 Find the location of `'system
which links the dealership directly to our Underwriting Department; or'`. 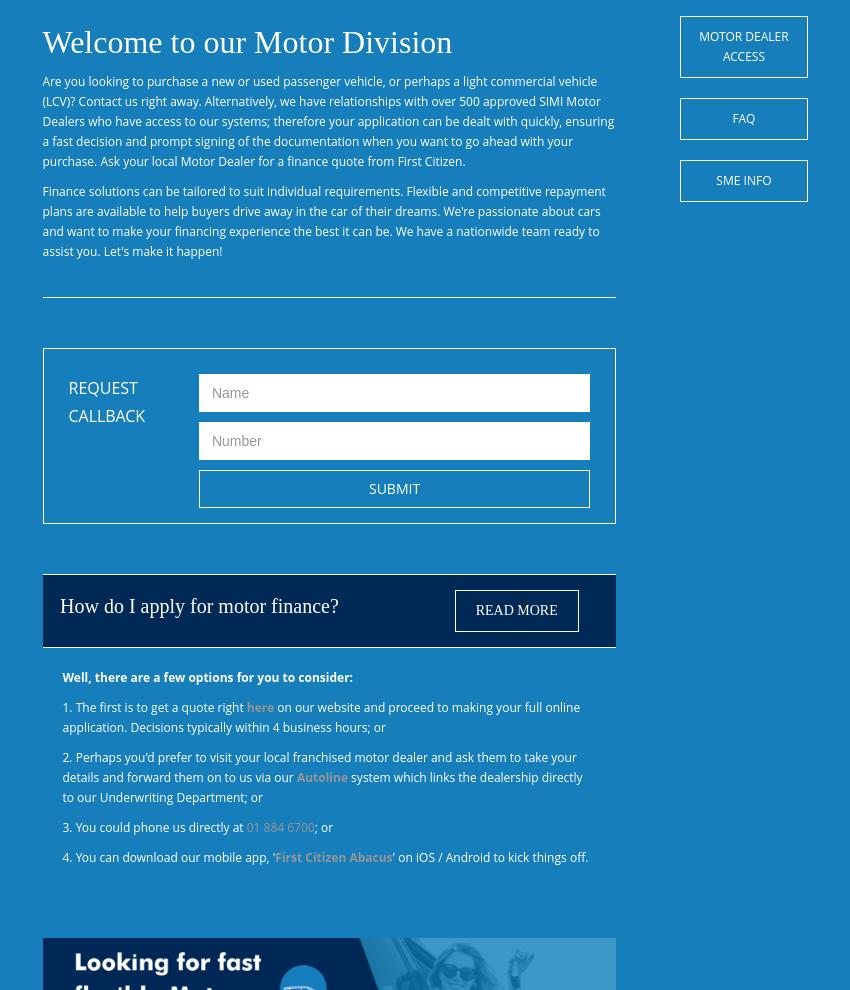

'system
which links the dealership directly to our Underwriting Department; or' is located at coordinates (61, 787).